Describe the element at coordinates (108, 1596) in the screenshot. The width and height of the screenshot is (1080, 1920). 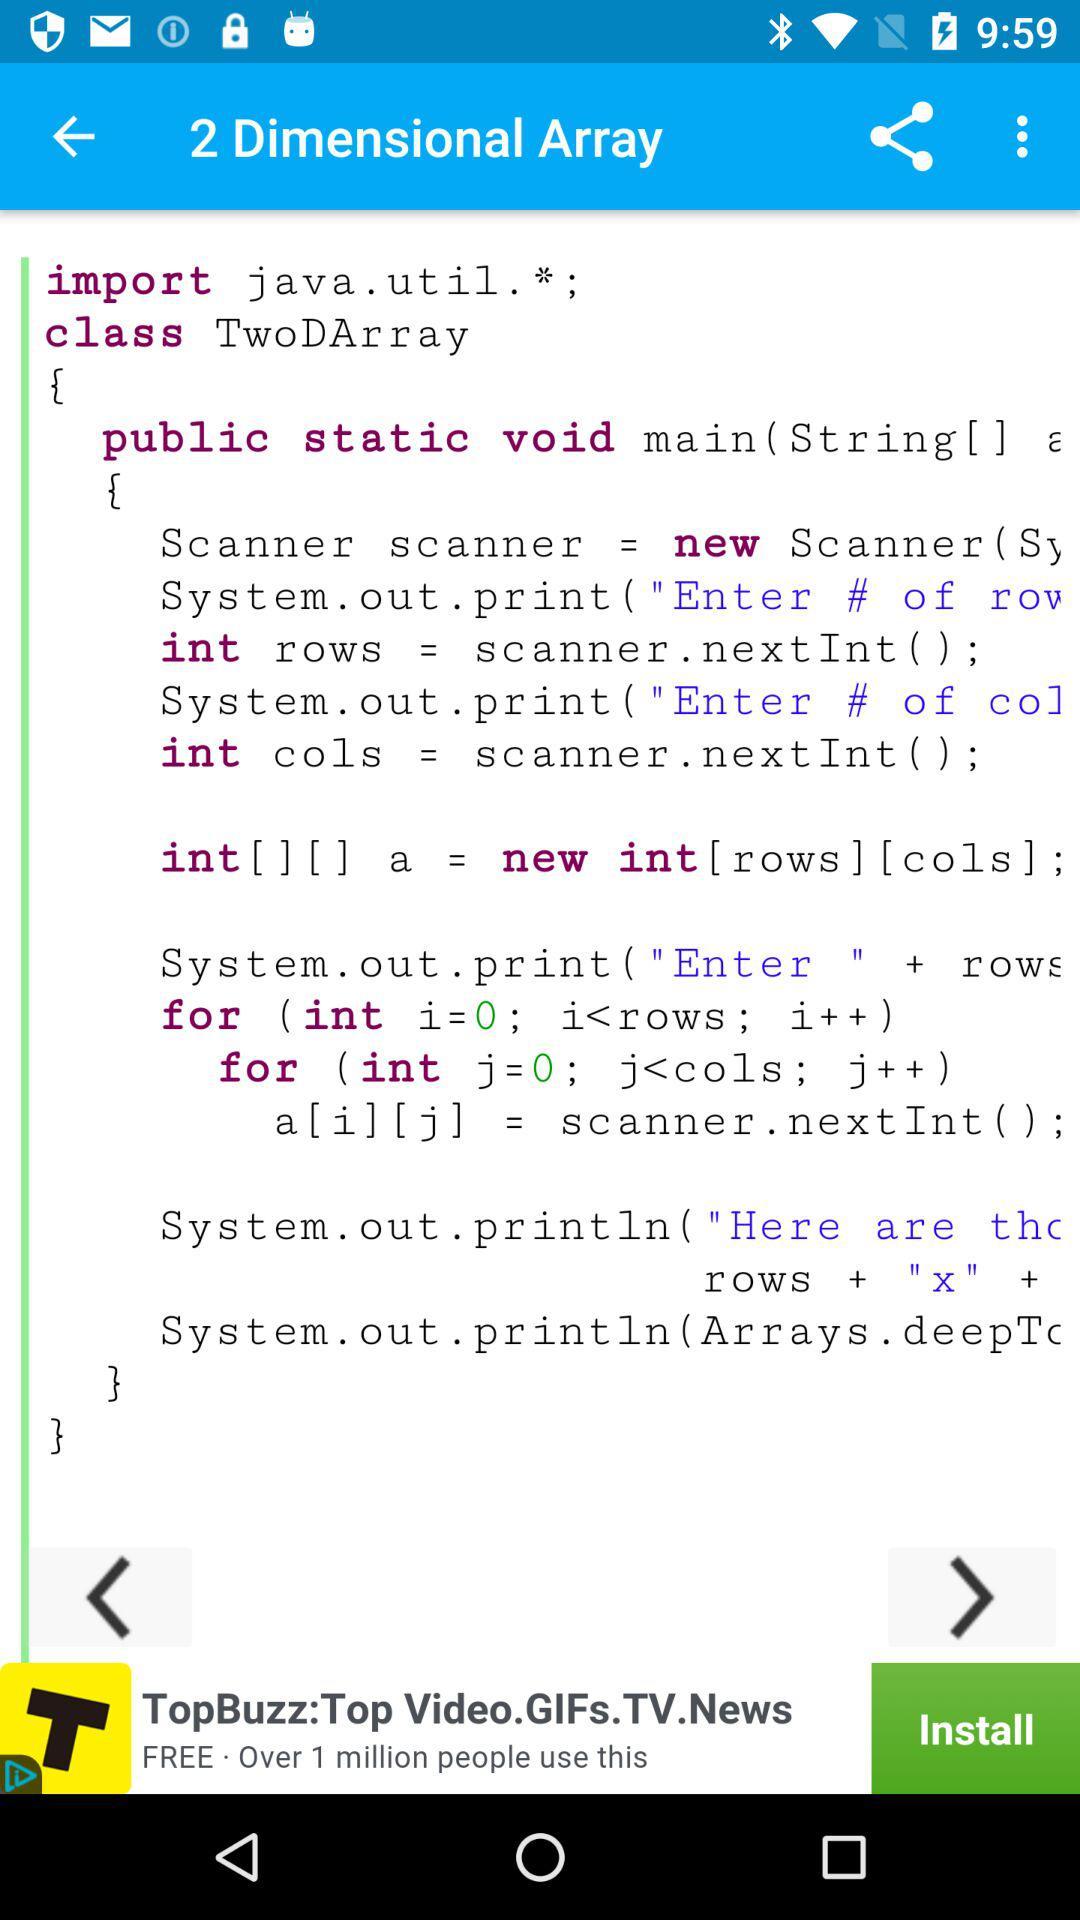
I see `back button` at that location.